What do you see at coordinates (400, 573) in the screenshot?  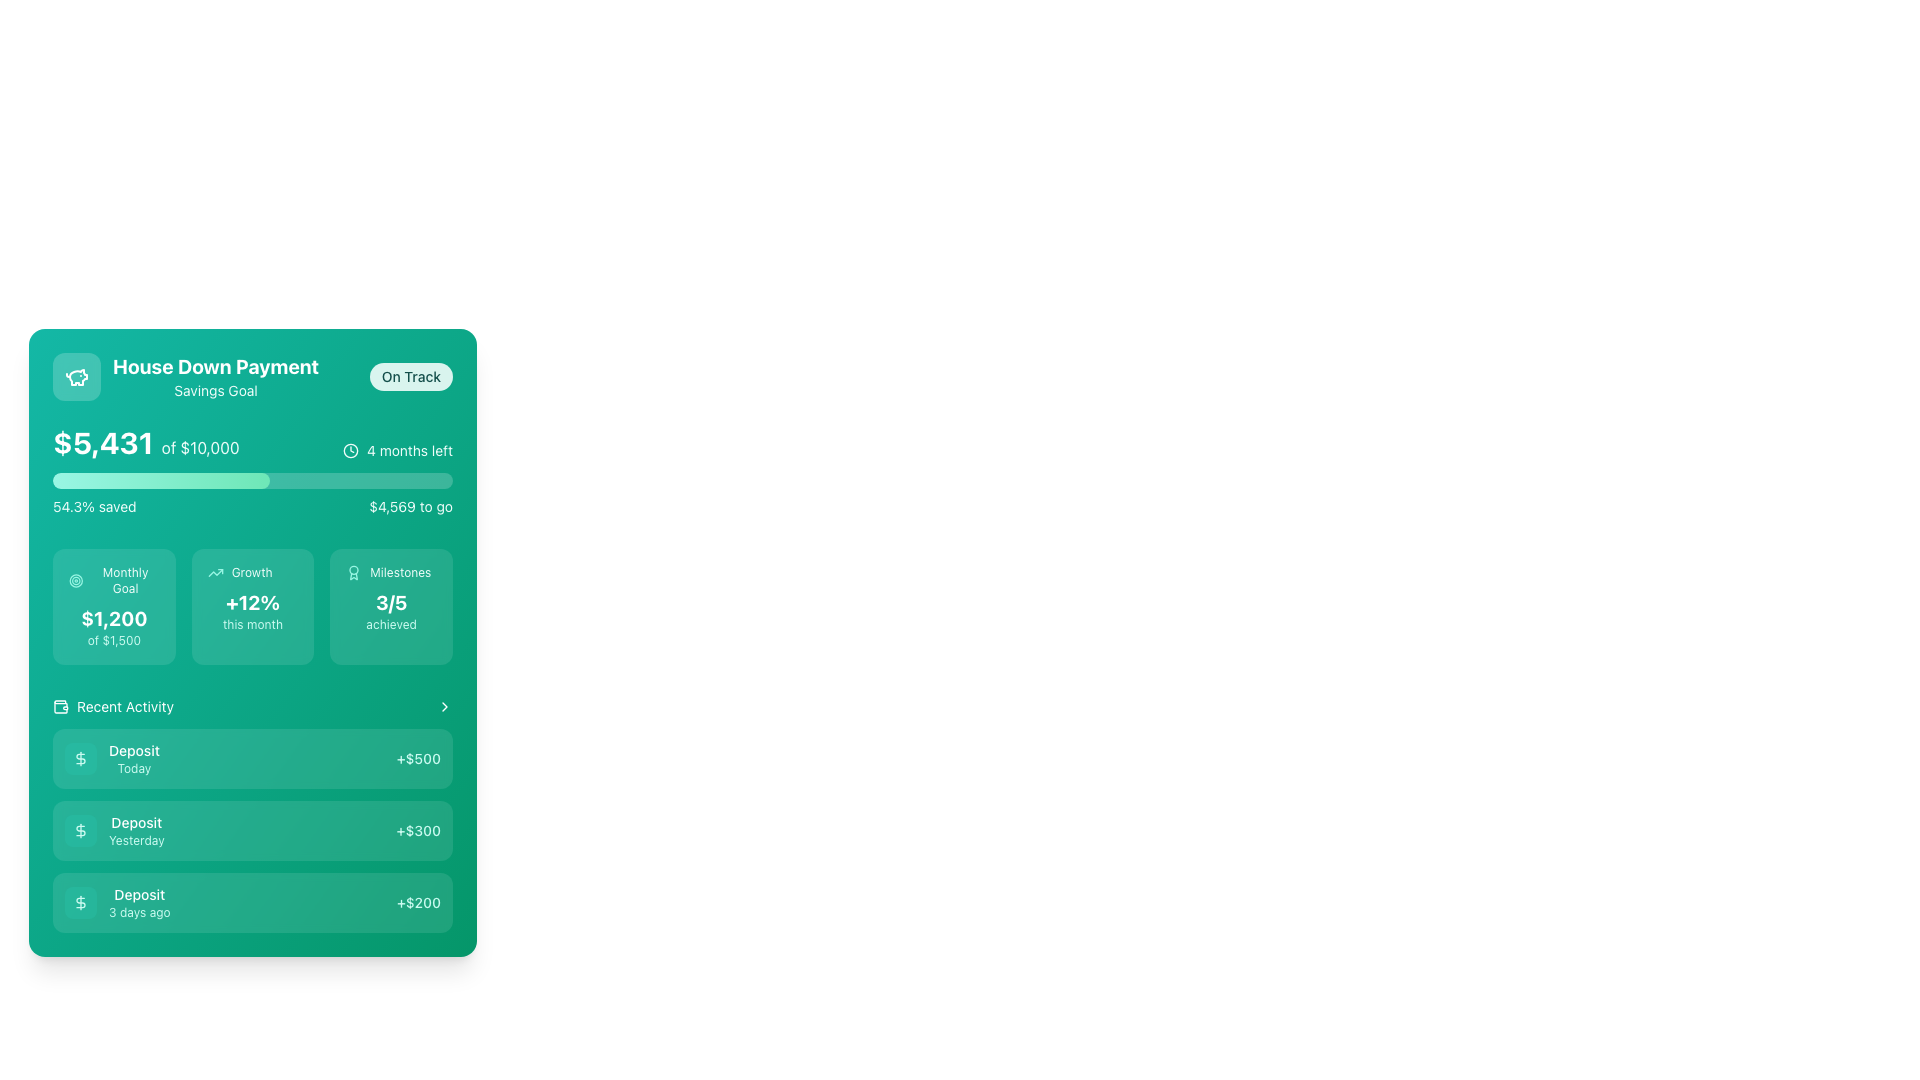 I see `the 'Milestones' text label, which is styled in teal color and located towards the bottom right section of the main card layout` at bounding box center [400, 573].